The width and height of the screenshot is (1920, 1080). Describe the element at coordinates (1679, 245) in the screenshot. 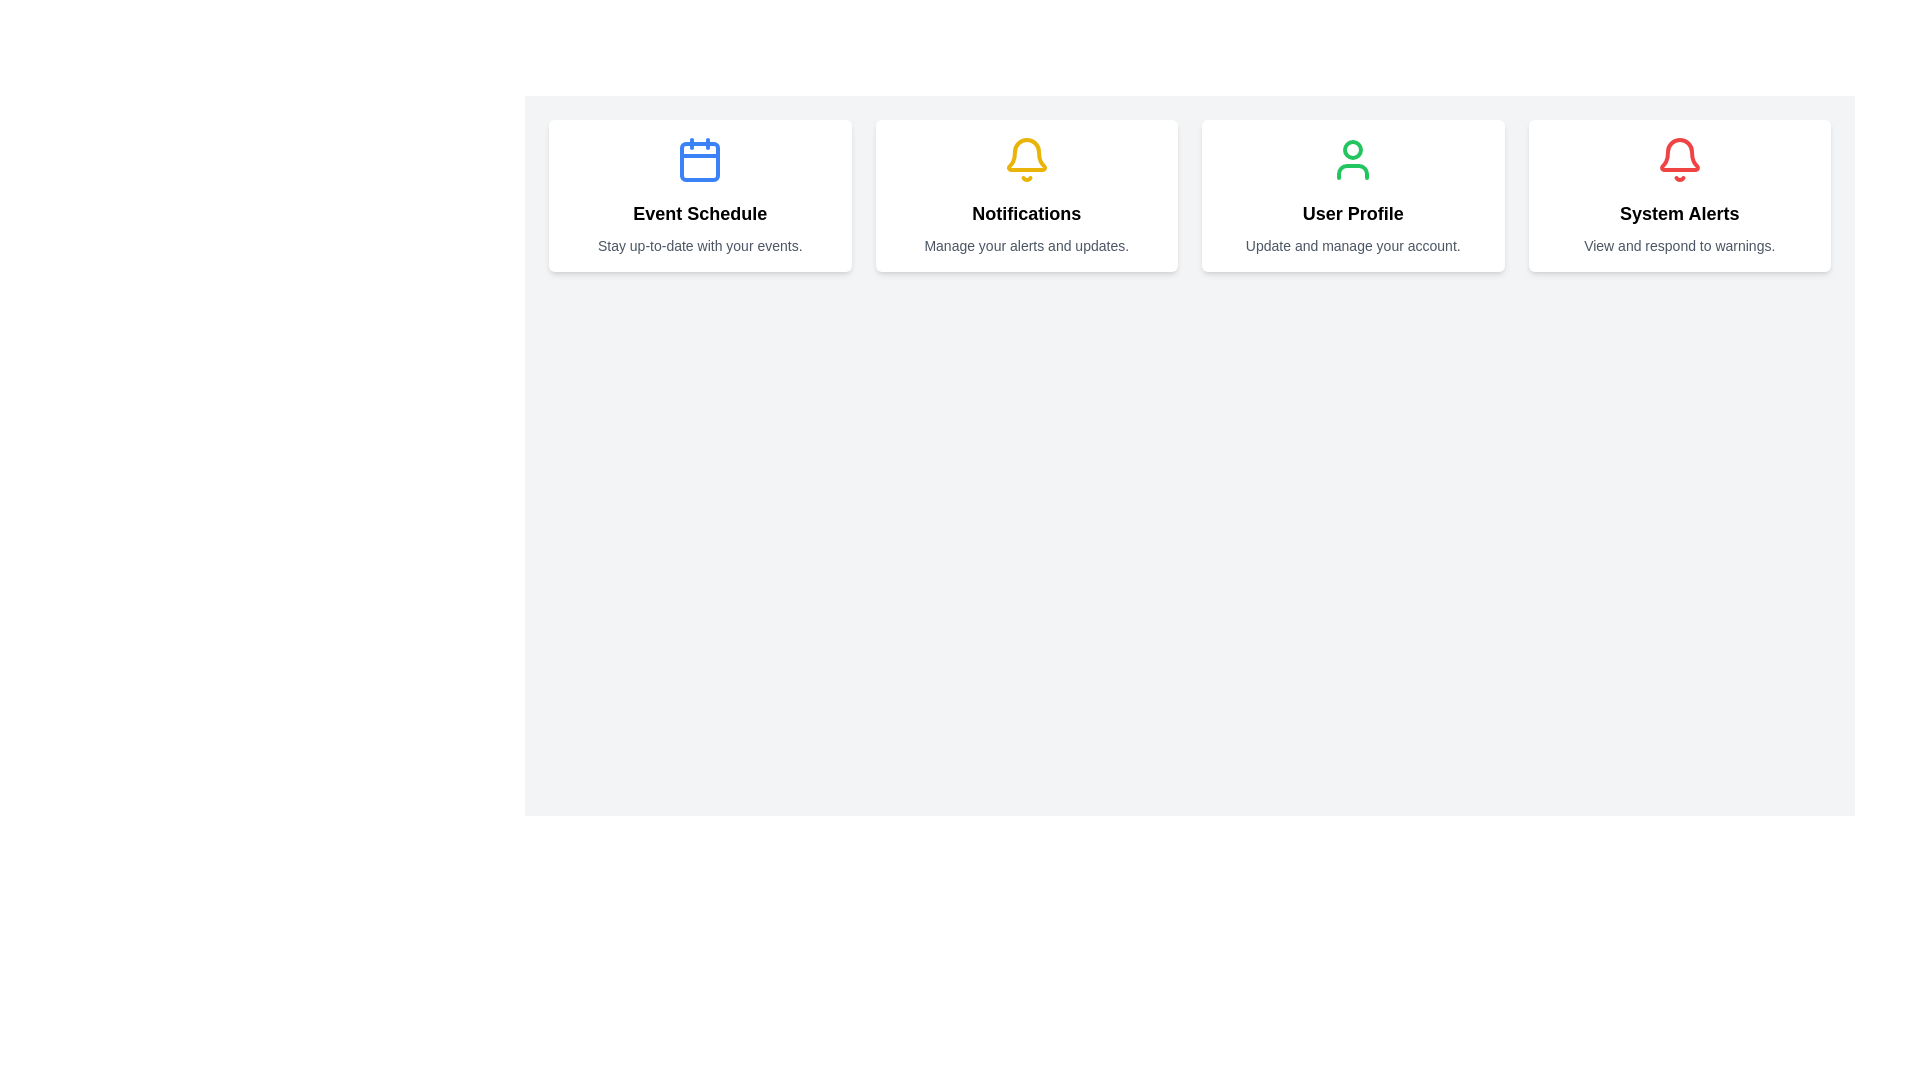

I see `the text label displaying 'View and respond to warnings.' located under the 'System Alerts' heading in the dashboard card` at that location.